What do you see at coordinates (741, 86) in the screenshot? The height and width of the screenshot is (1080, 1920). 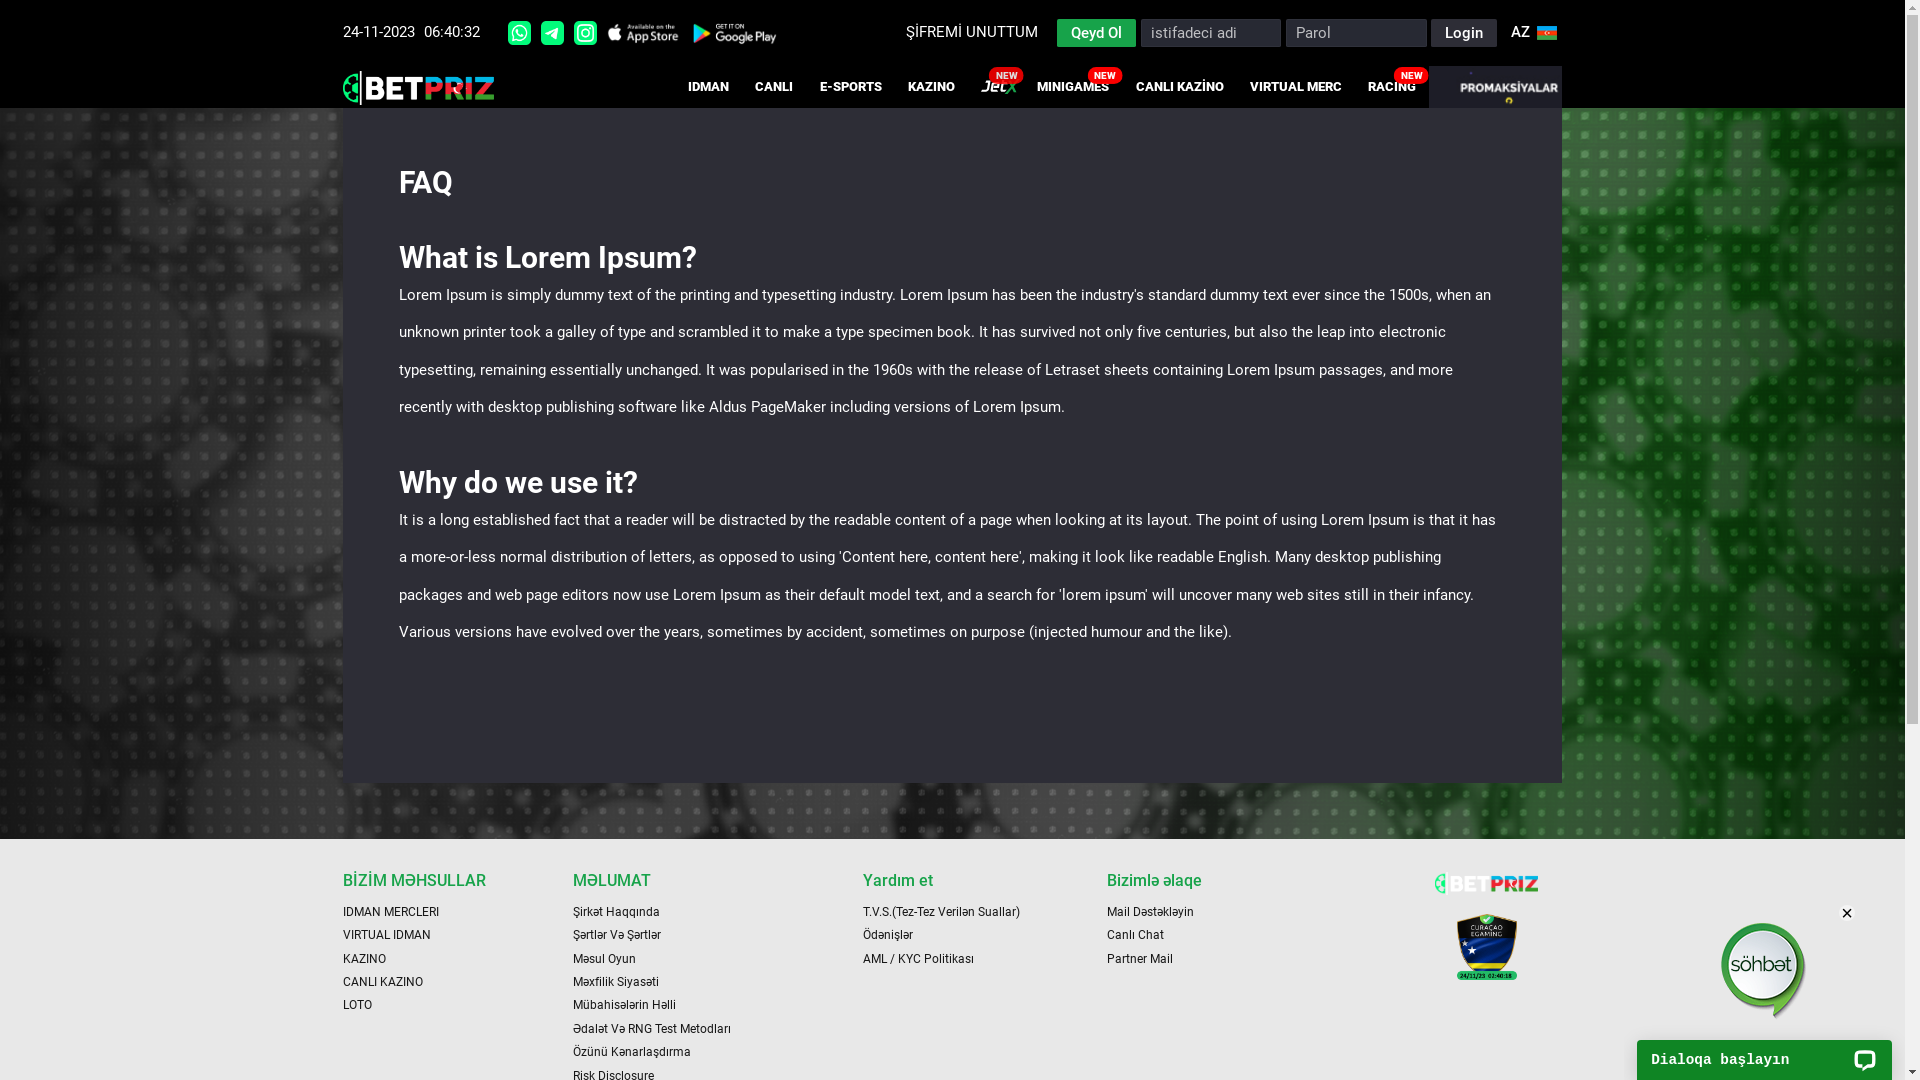 I see `'CANLI'` at bounding box center [741, 86].